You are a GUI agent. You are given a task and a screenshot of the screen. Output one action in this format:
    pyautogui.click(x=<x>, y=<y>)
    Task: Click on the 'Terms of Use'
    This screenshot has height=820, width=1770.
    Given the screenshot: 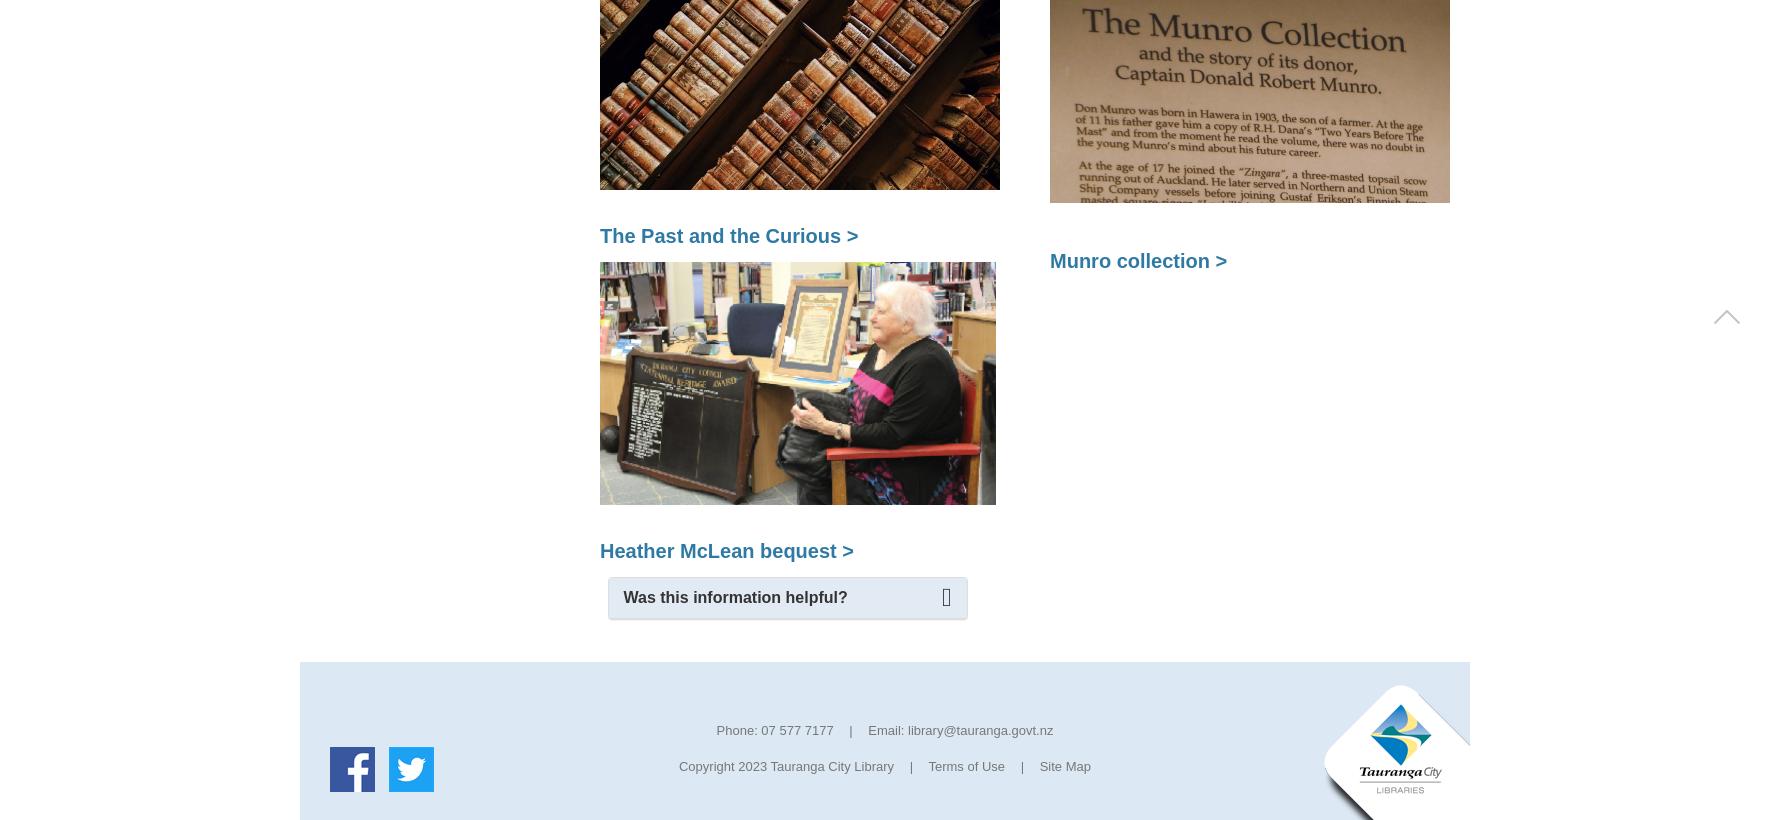 What is the action you would take?
    pyautogui.click(x=965, y=764)
    